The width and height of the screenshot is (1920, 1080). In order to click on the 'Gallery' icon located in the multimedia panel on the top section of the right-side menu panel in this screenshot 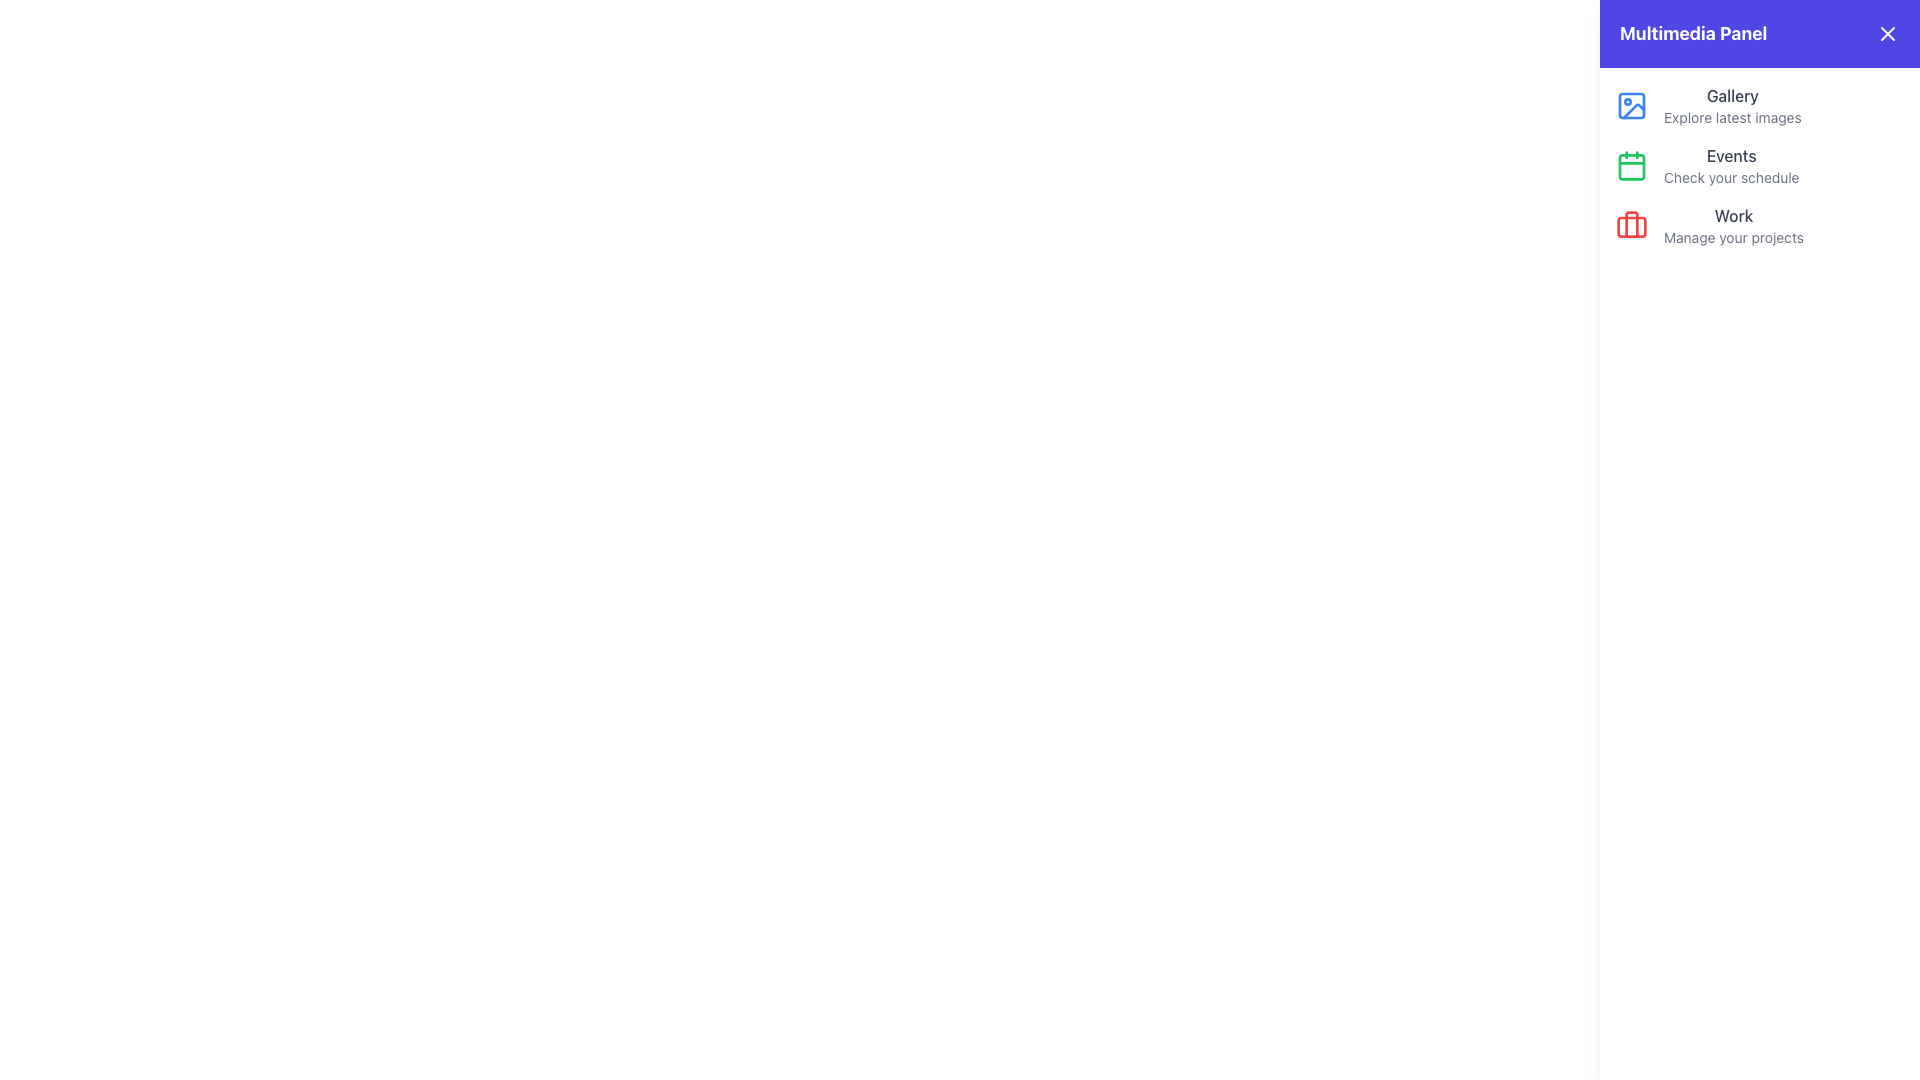, I will do `click(1633, 111)`.